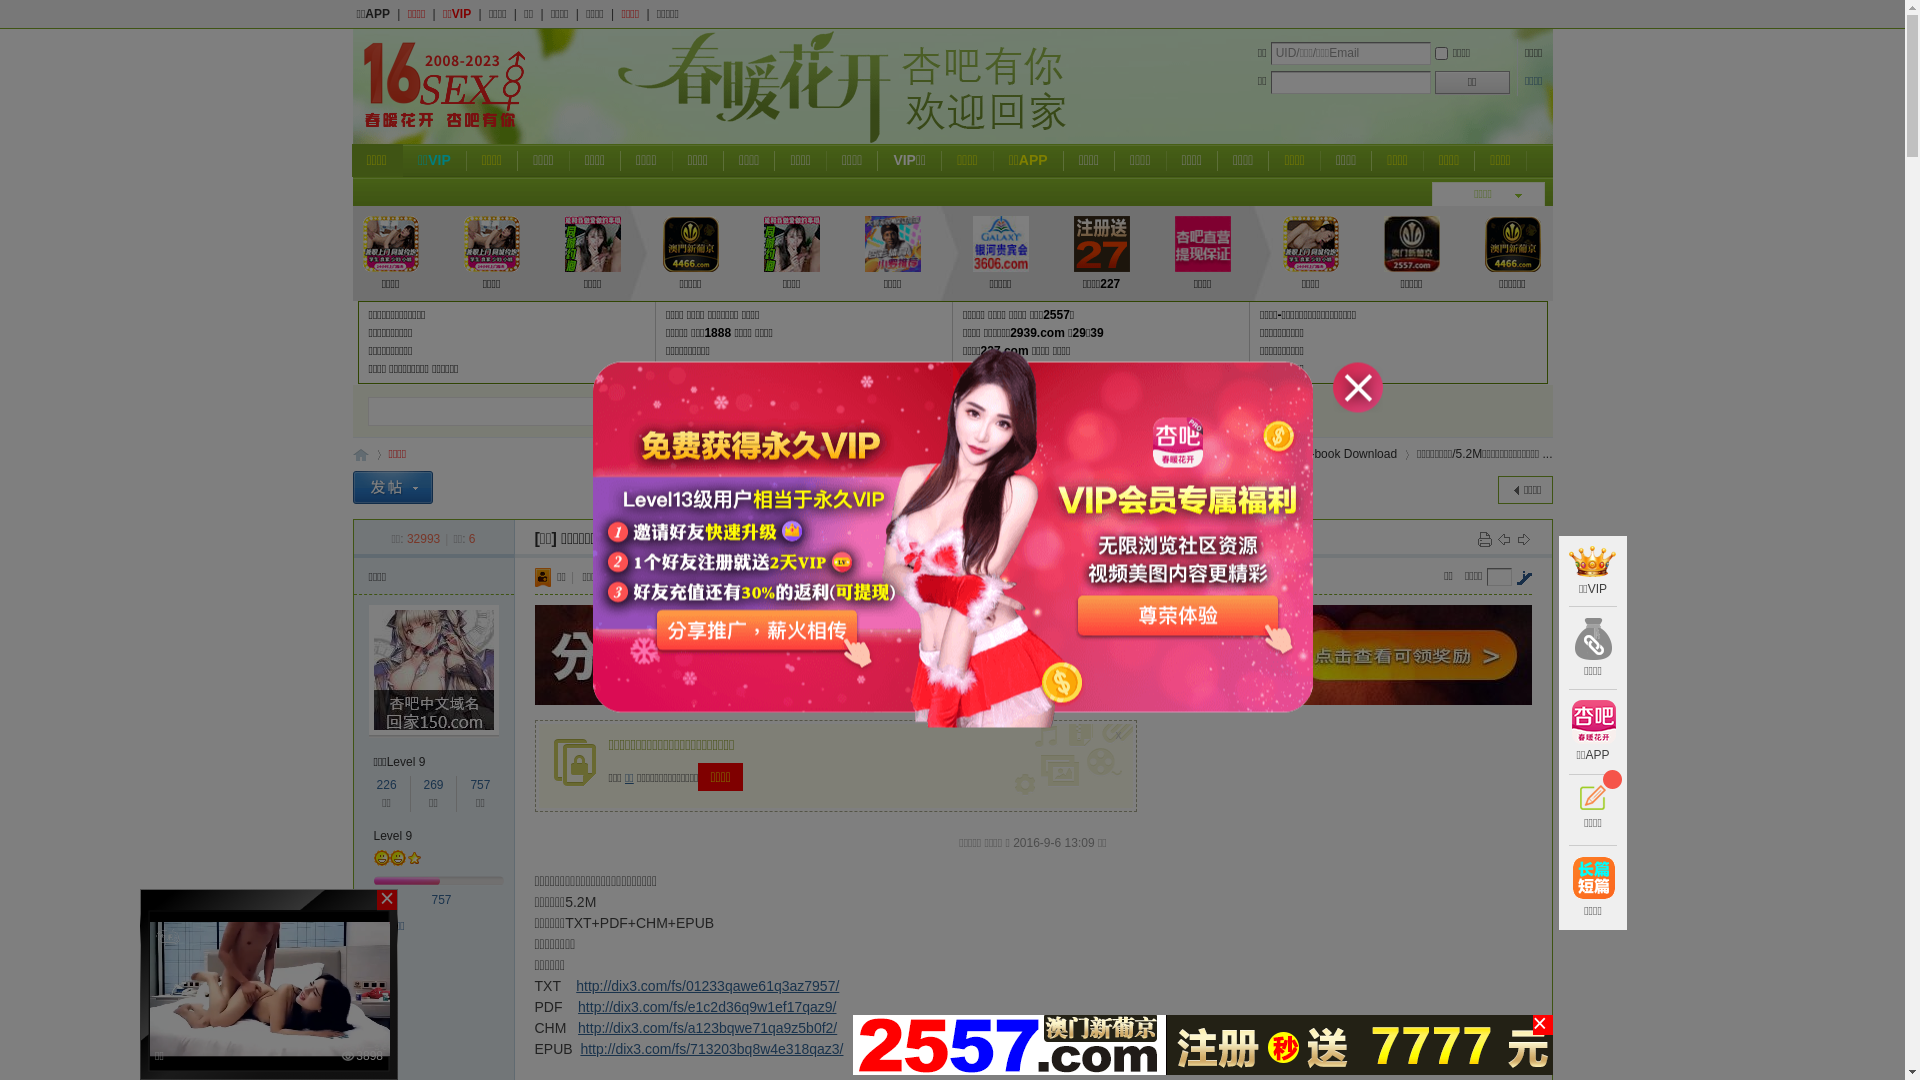  What do you see at coordinates (387, 784) in the screenshot?
I see `'226'` at bounding box center [387, 784].